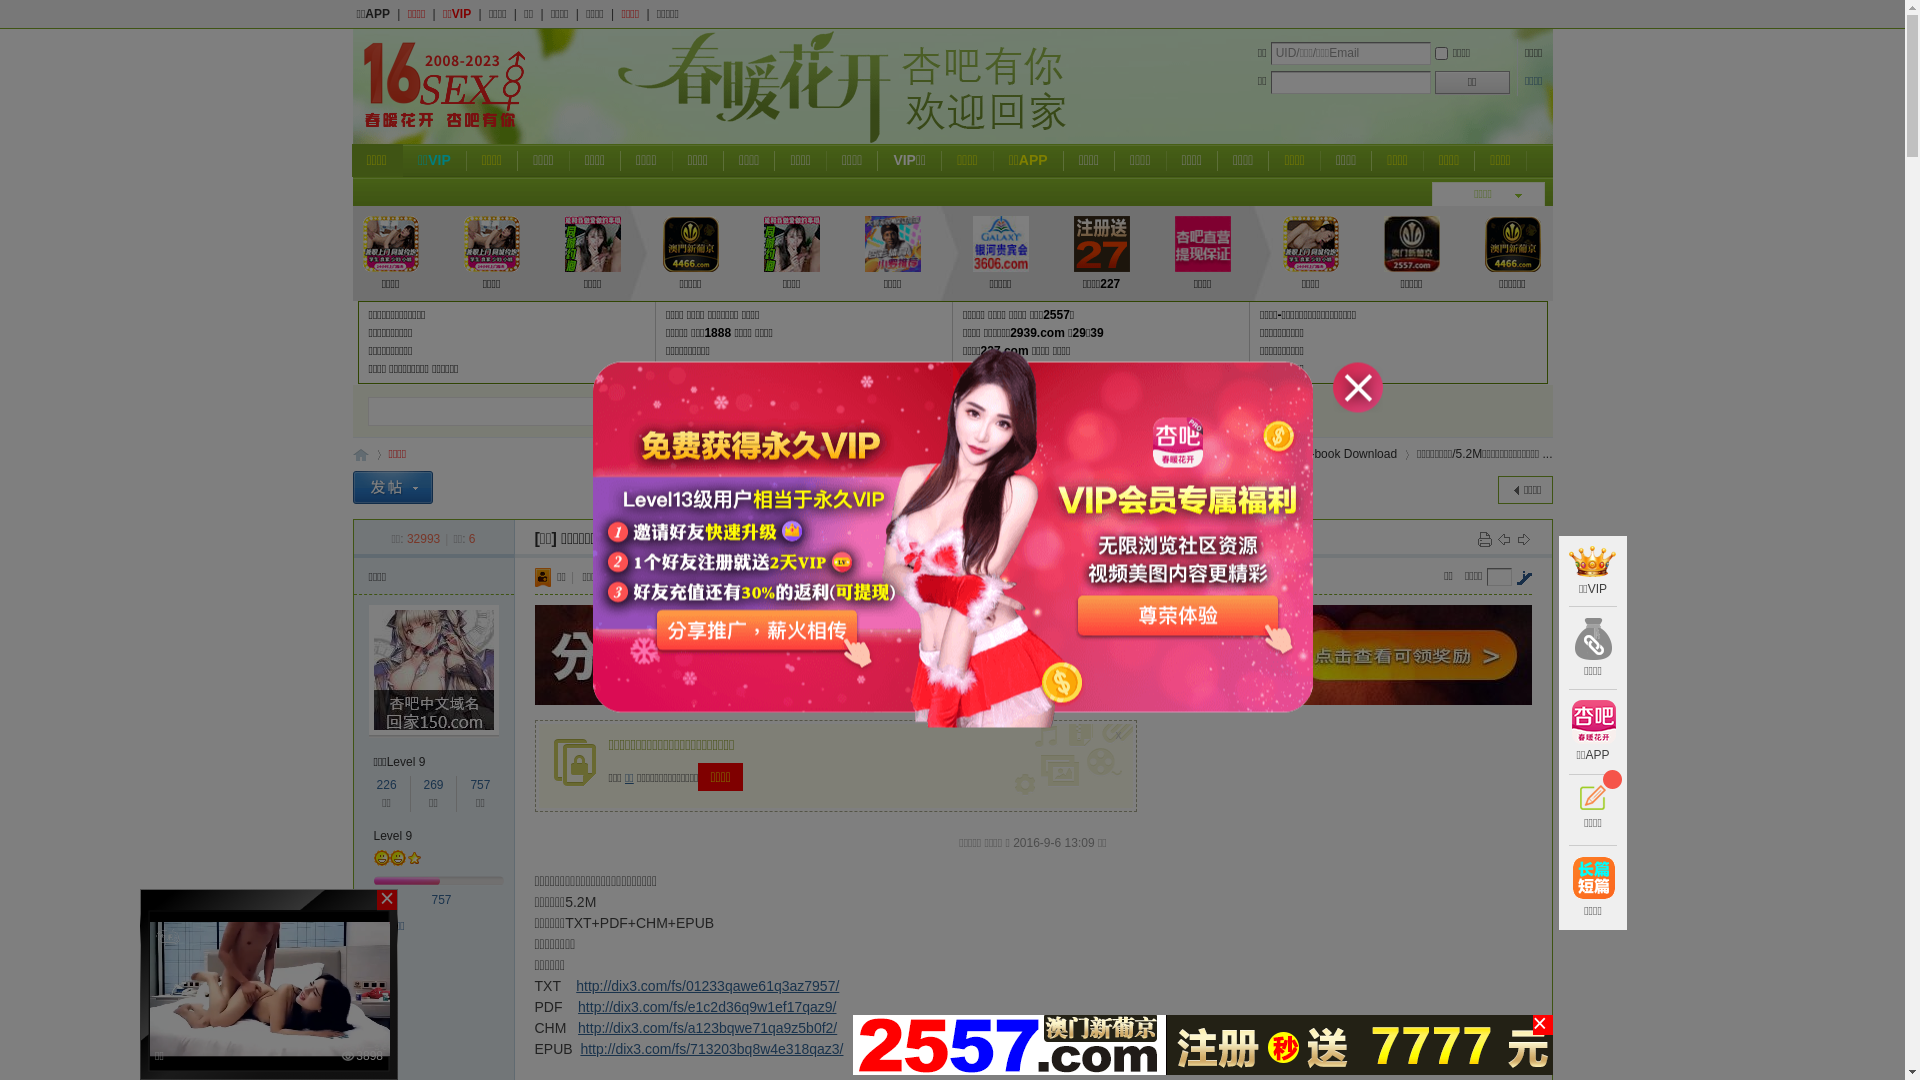  What do you see at coordinates (387, 784) in the screenshot?
I see `'226'` at bounding box center [387, 784].